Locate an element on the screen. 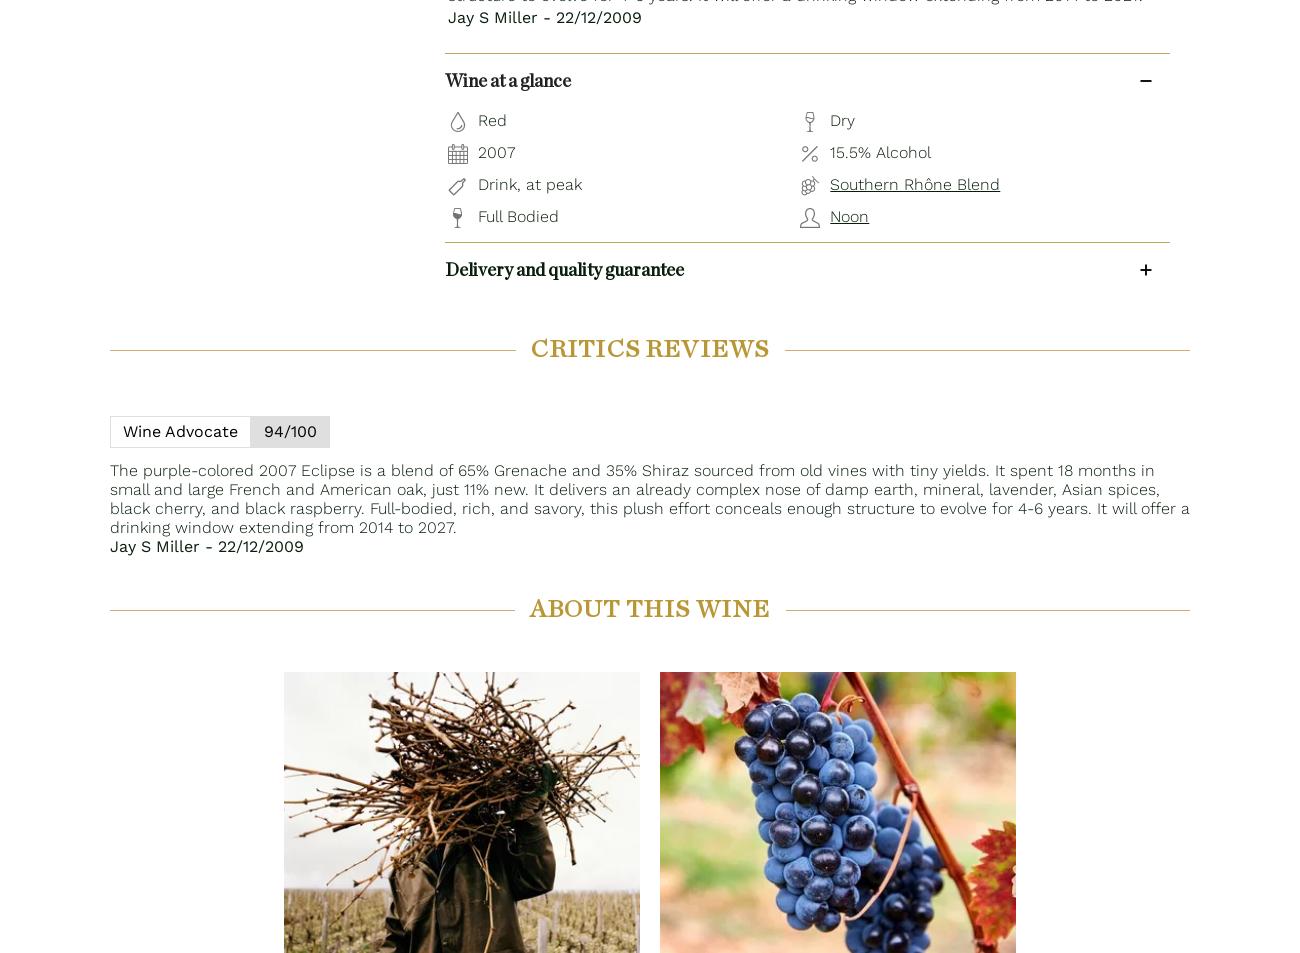 The height and width of the screenshot is (953, 1300). 'Delivery and quality guarantee' is located at coordinates (563, 268).